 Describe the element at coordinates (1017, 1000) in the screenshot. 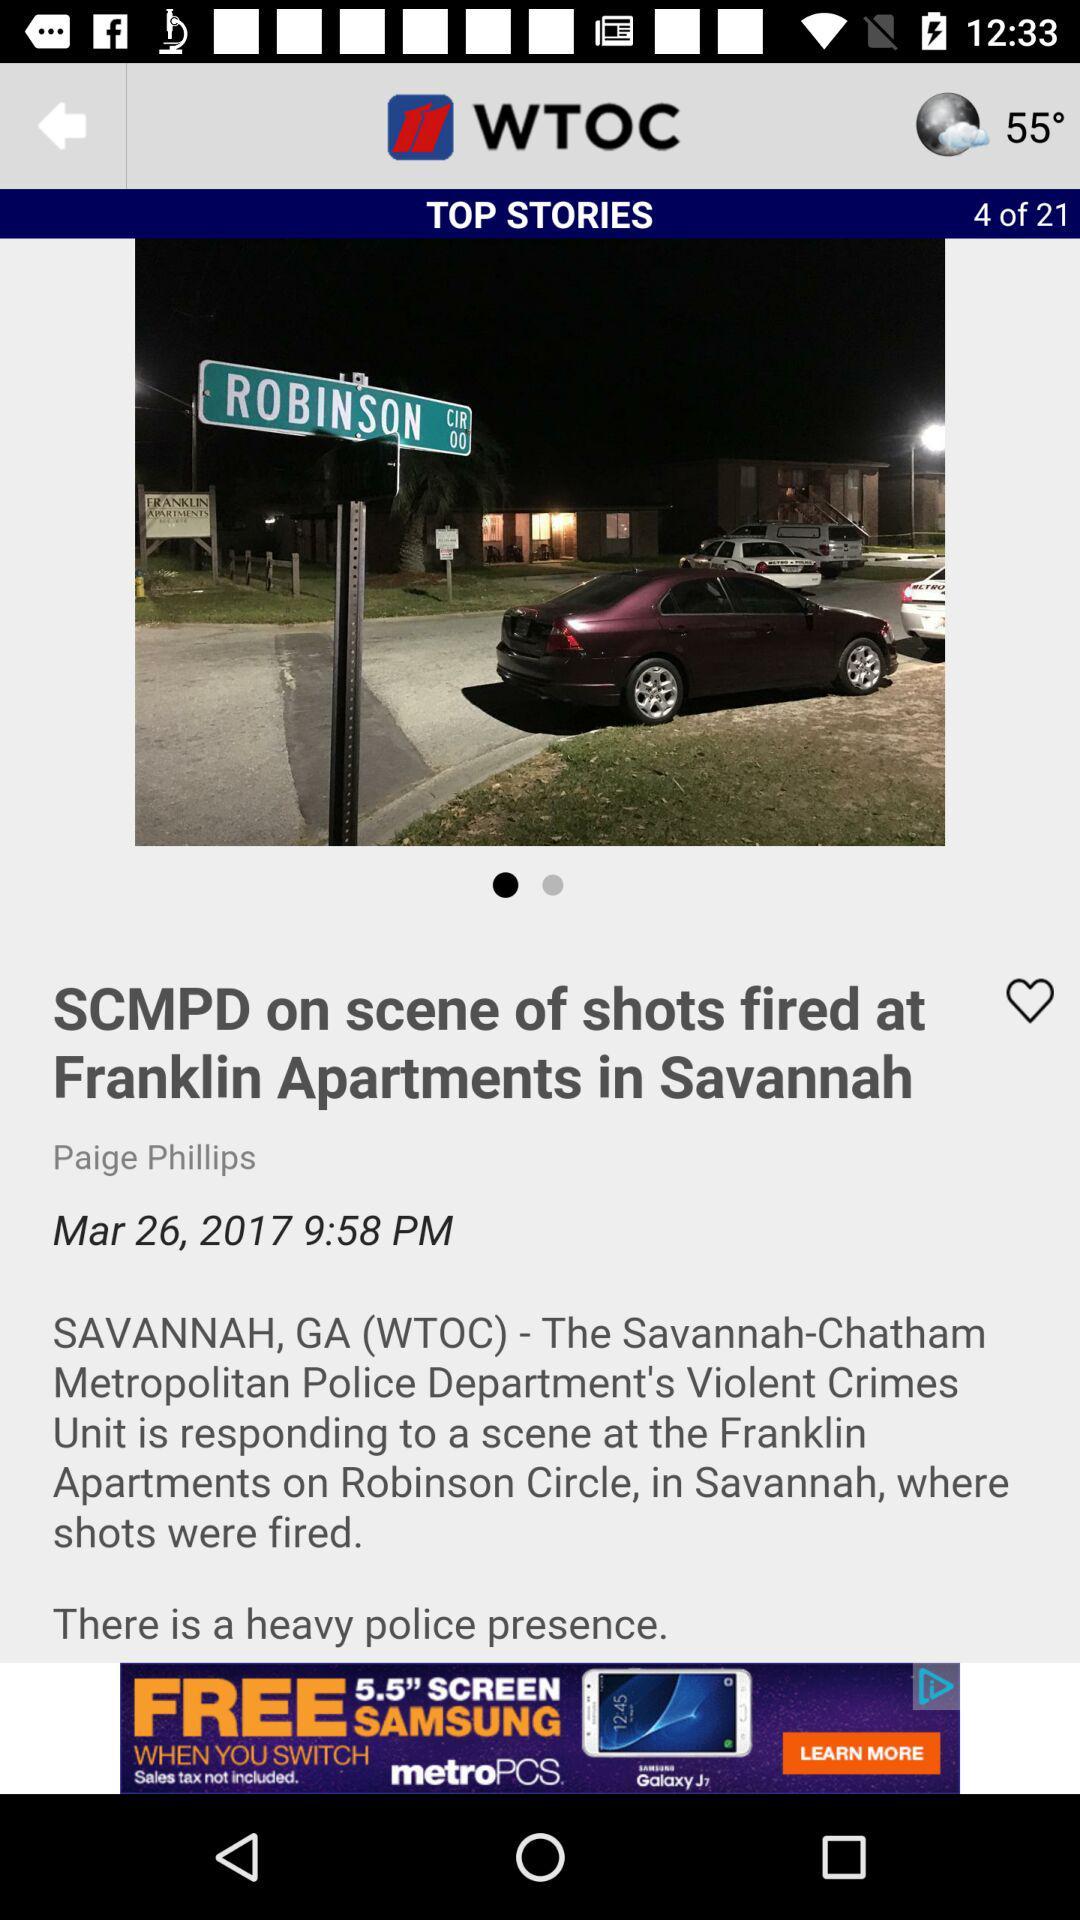

I see `article` at that location.